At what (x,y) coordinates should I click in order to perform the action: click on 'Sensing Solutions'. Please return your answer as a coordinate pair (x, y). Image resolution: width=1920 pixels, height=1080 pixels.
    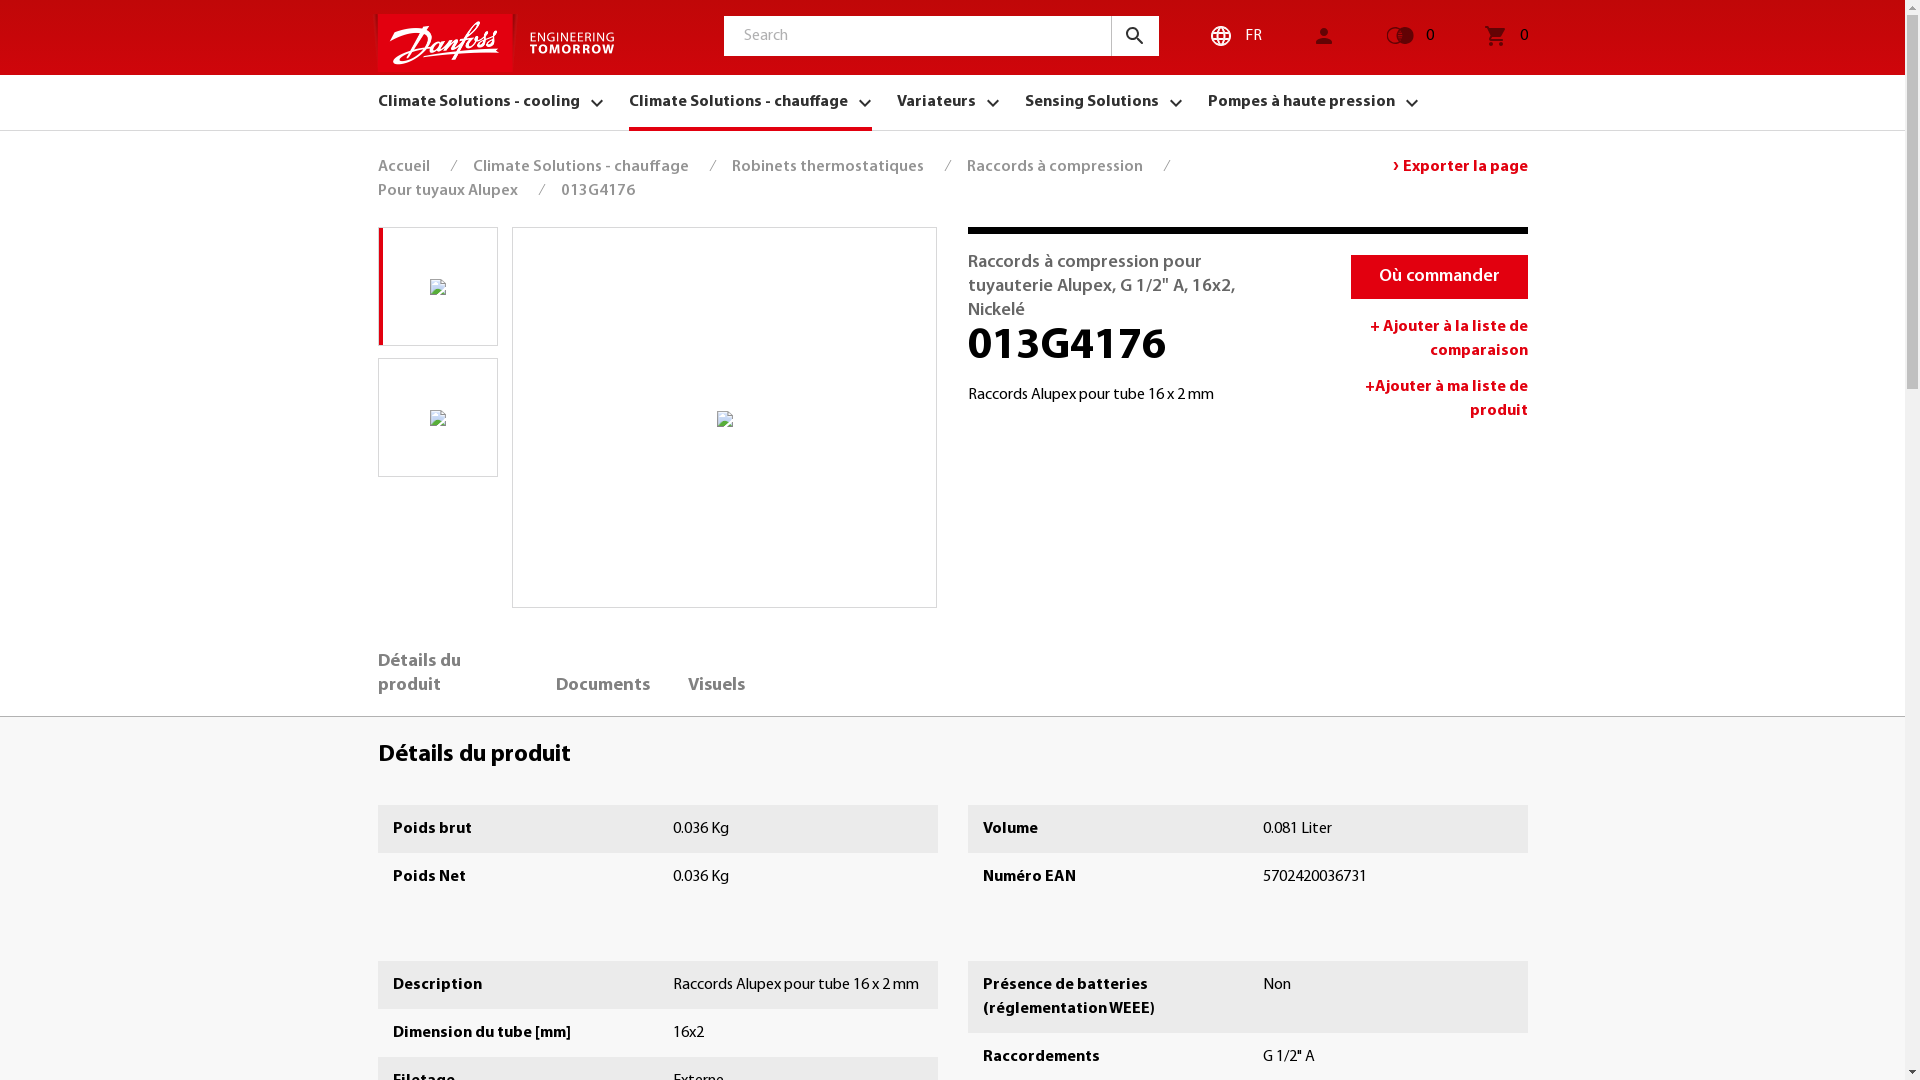
    Looking at the image, I should click on (1102, 101).